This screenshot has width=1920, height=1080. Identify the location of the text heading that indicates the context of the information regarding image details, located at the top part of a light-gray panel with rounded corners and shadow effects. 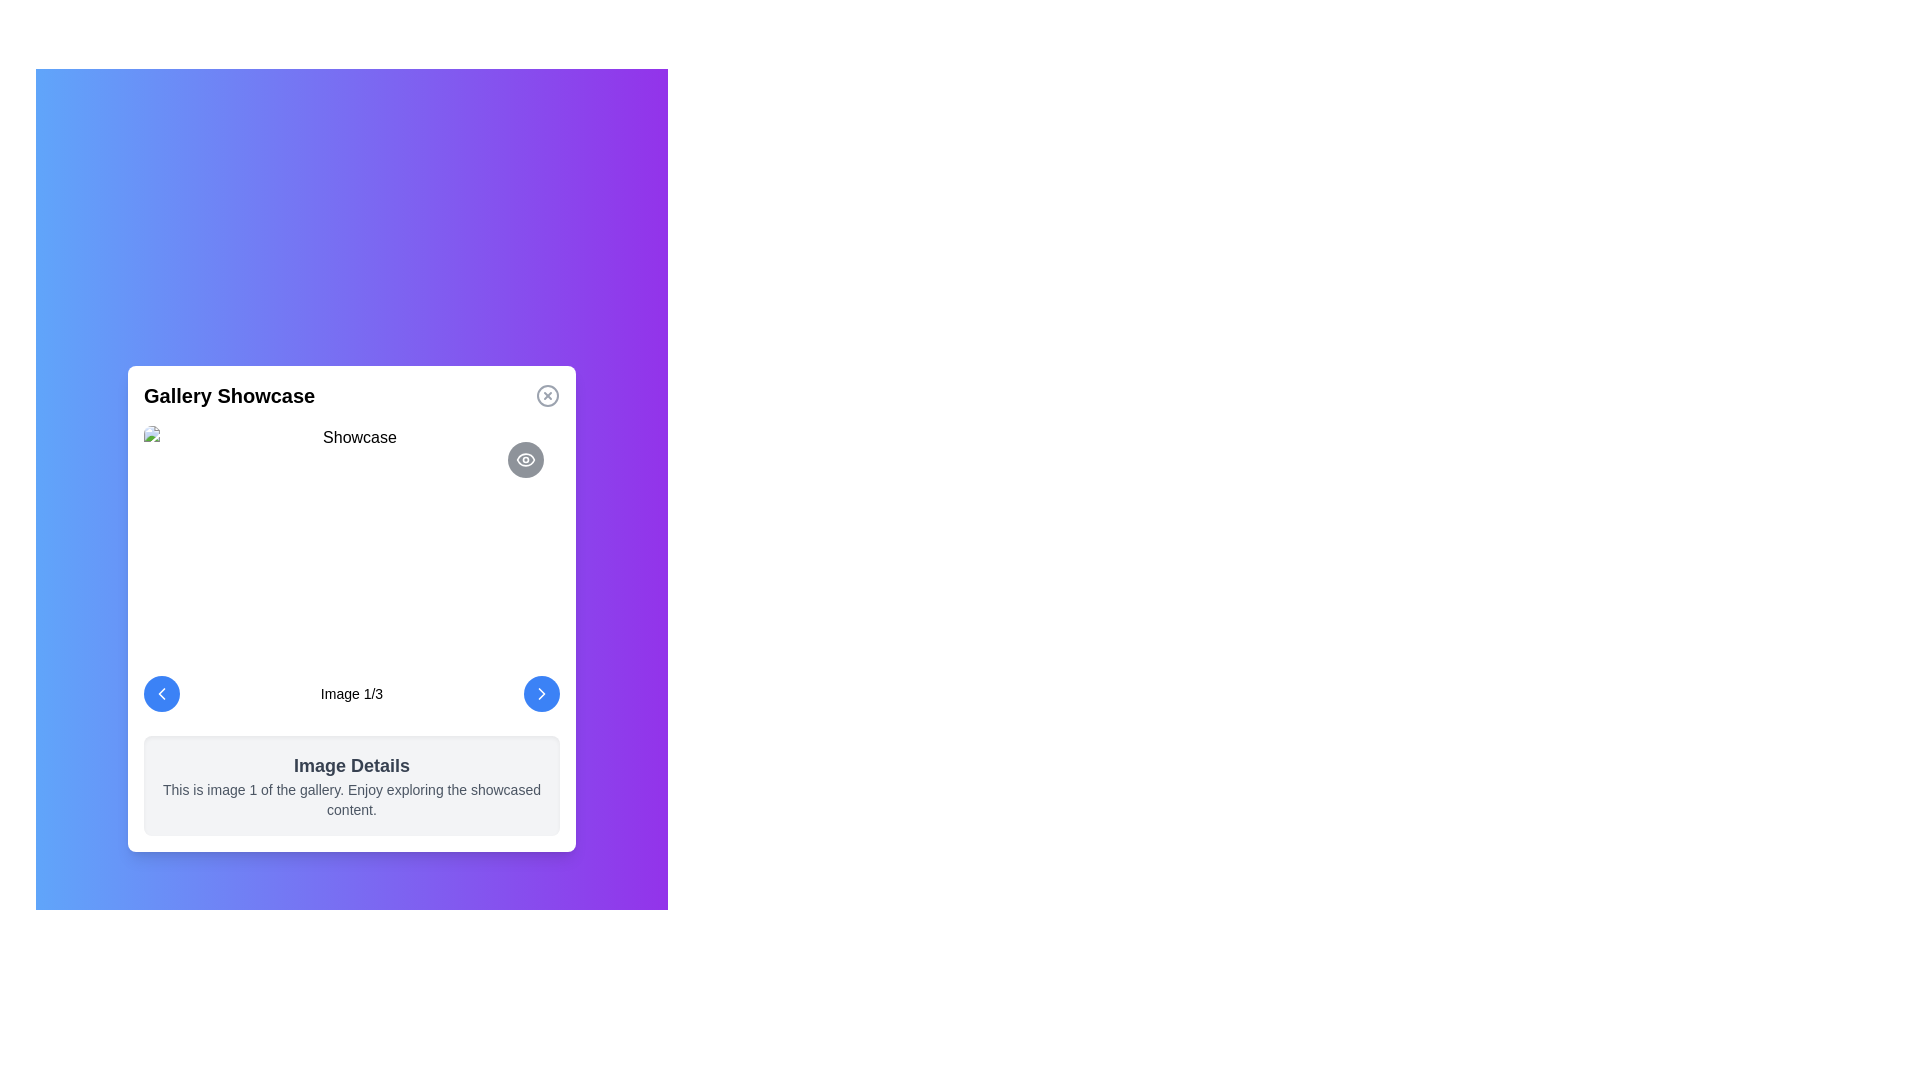
(351, 765).